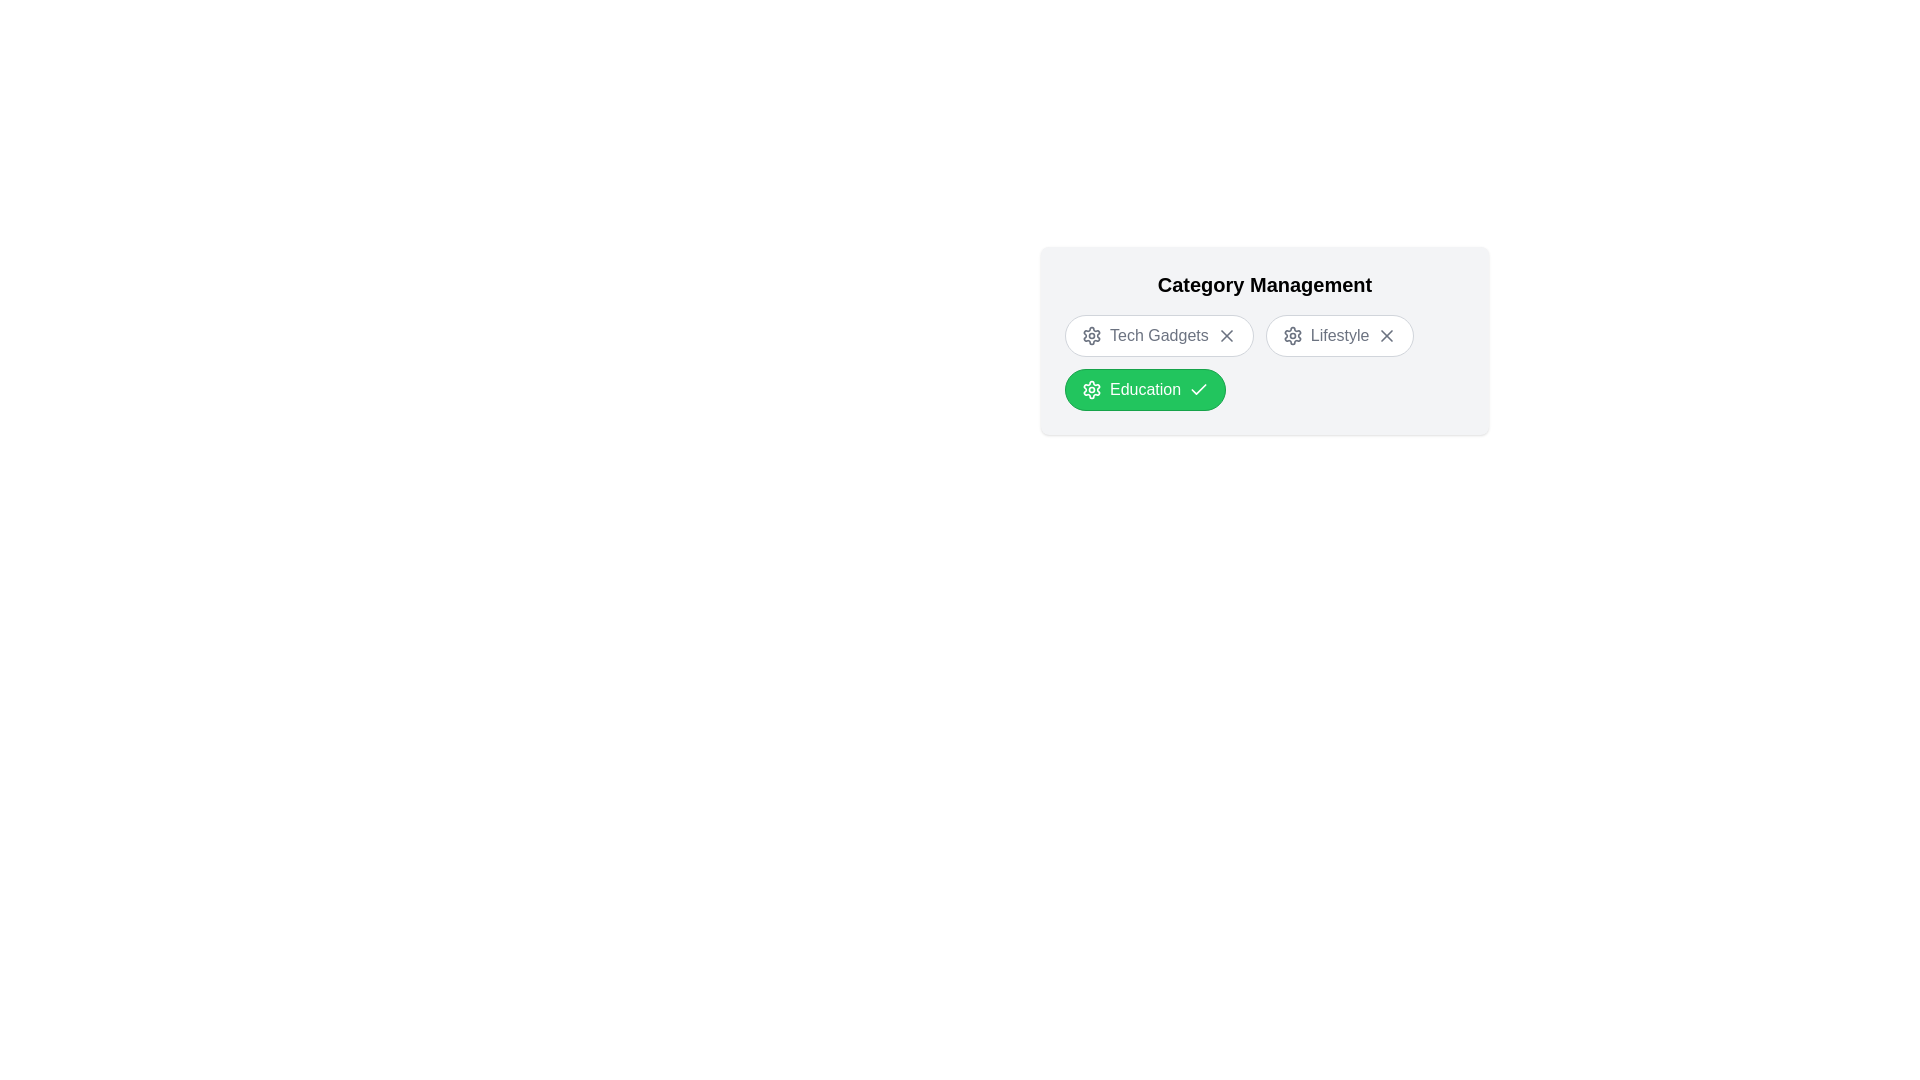 The width and height of the screenshot is (1920, 1080). Describe the element at coordinates (1159, 334) in the screenshot. I see `the Tech Gadgets chip to toggle its activation state` at that location.